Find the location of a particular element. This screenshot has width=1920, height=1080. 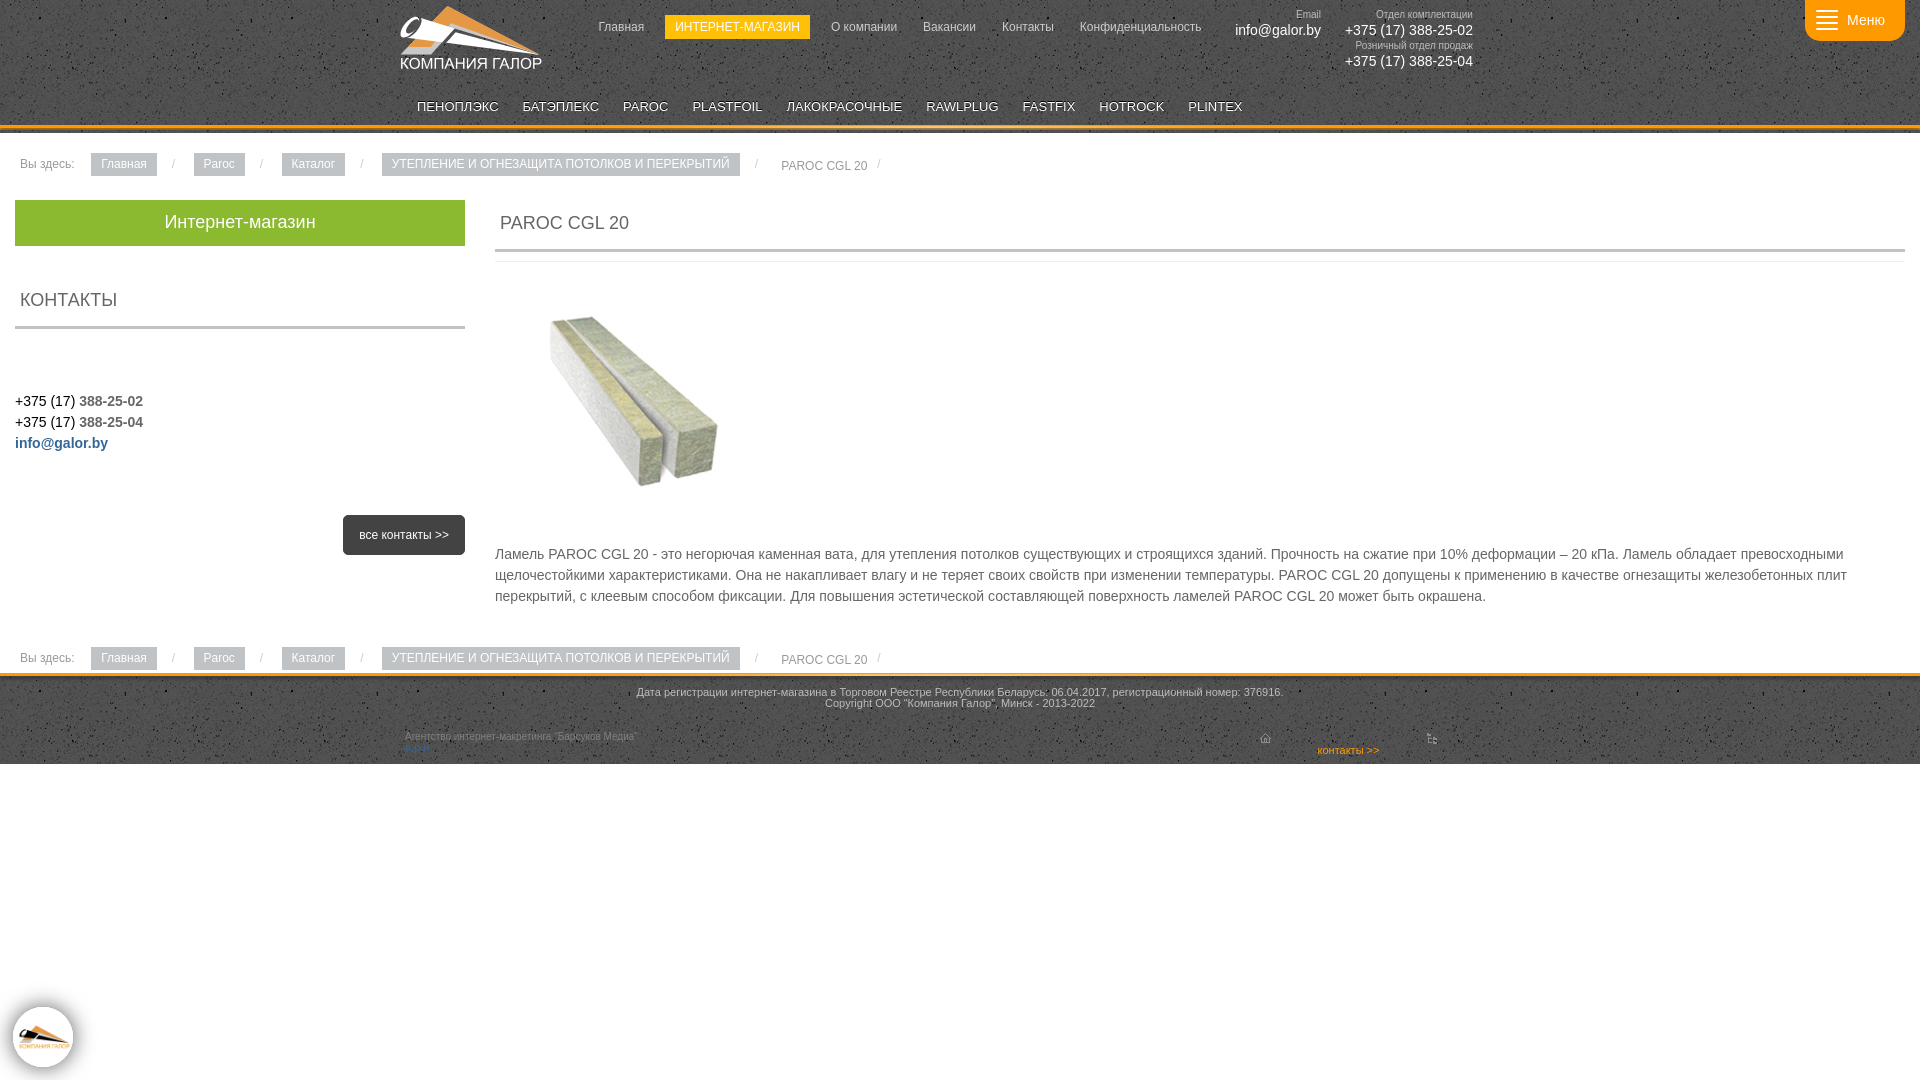

'HOTROCK' is located at coordinates (1090, 107).